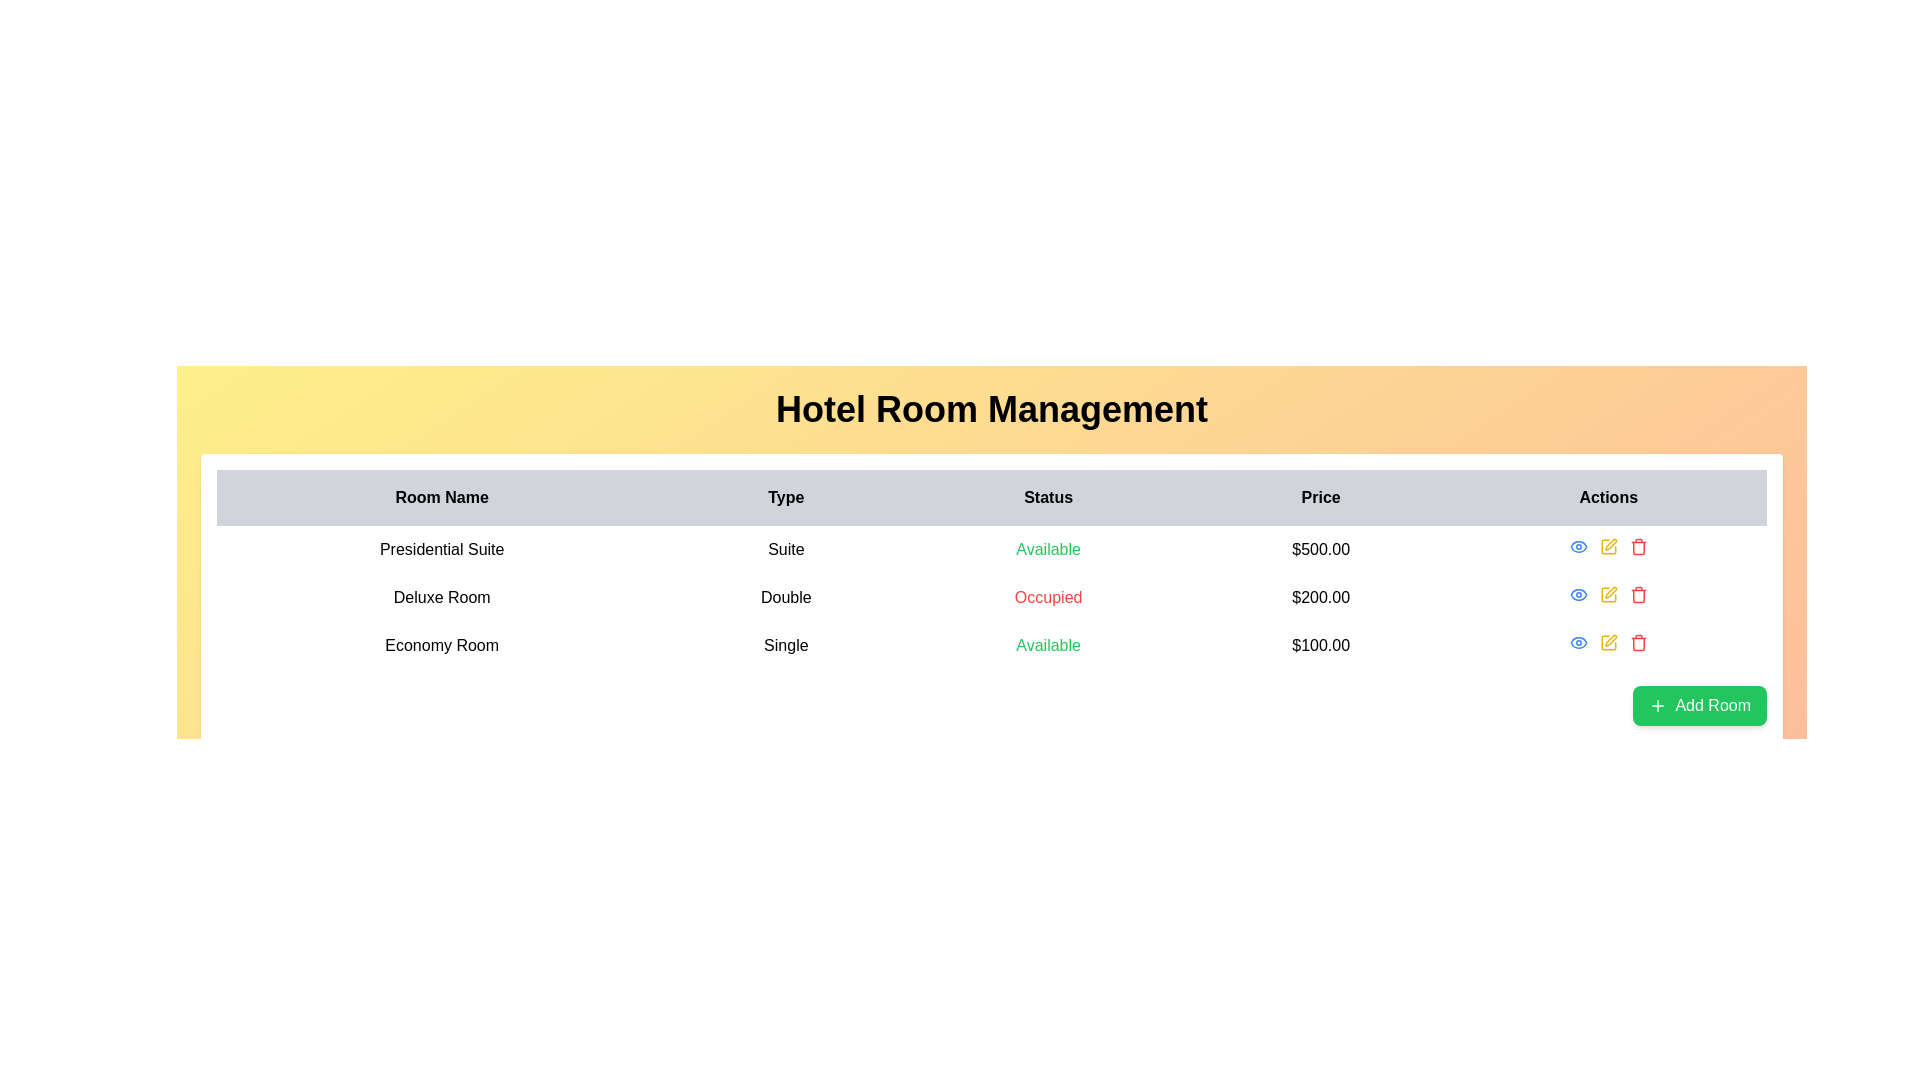  Describe the element at coordinates (1321, 645) in the screenshot. I see `the price text label for the Economy Room located in the rightmost column under the 'Price' header in the data table` at that location.